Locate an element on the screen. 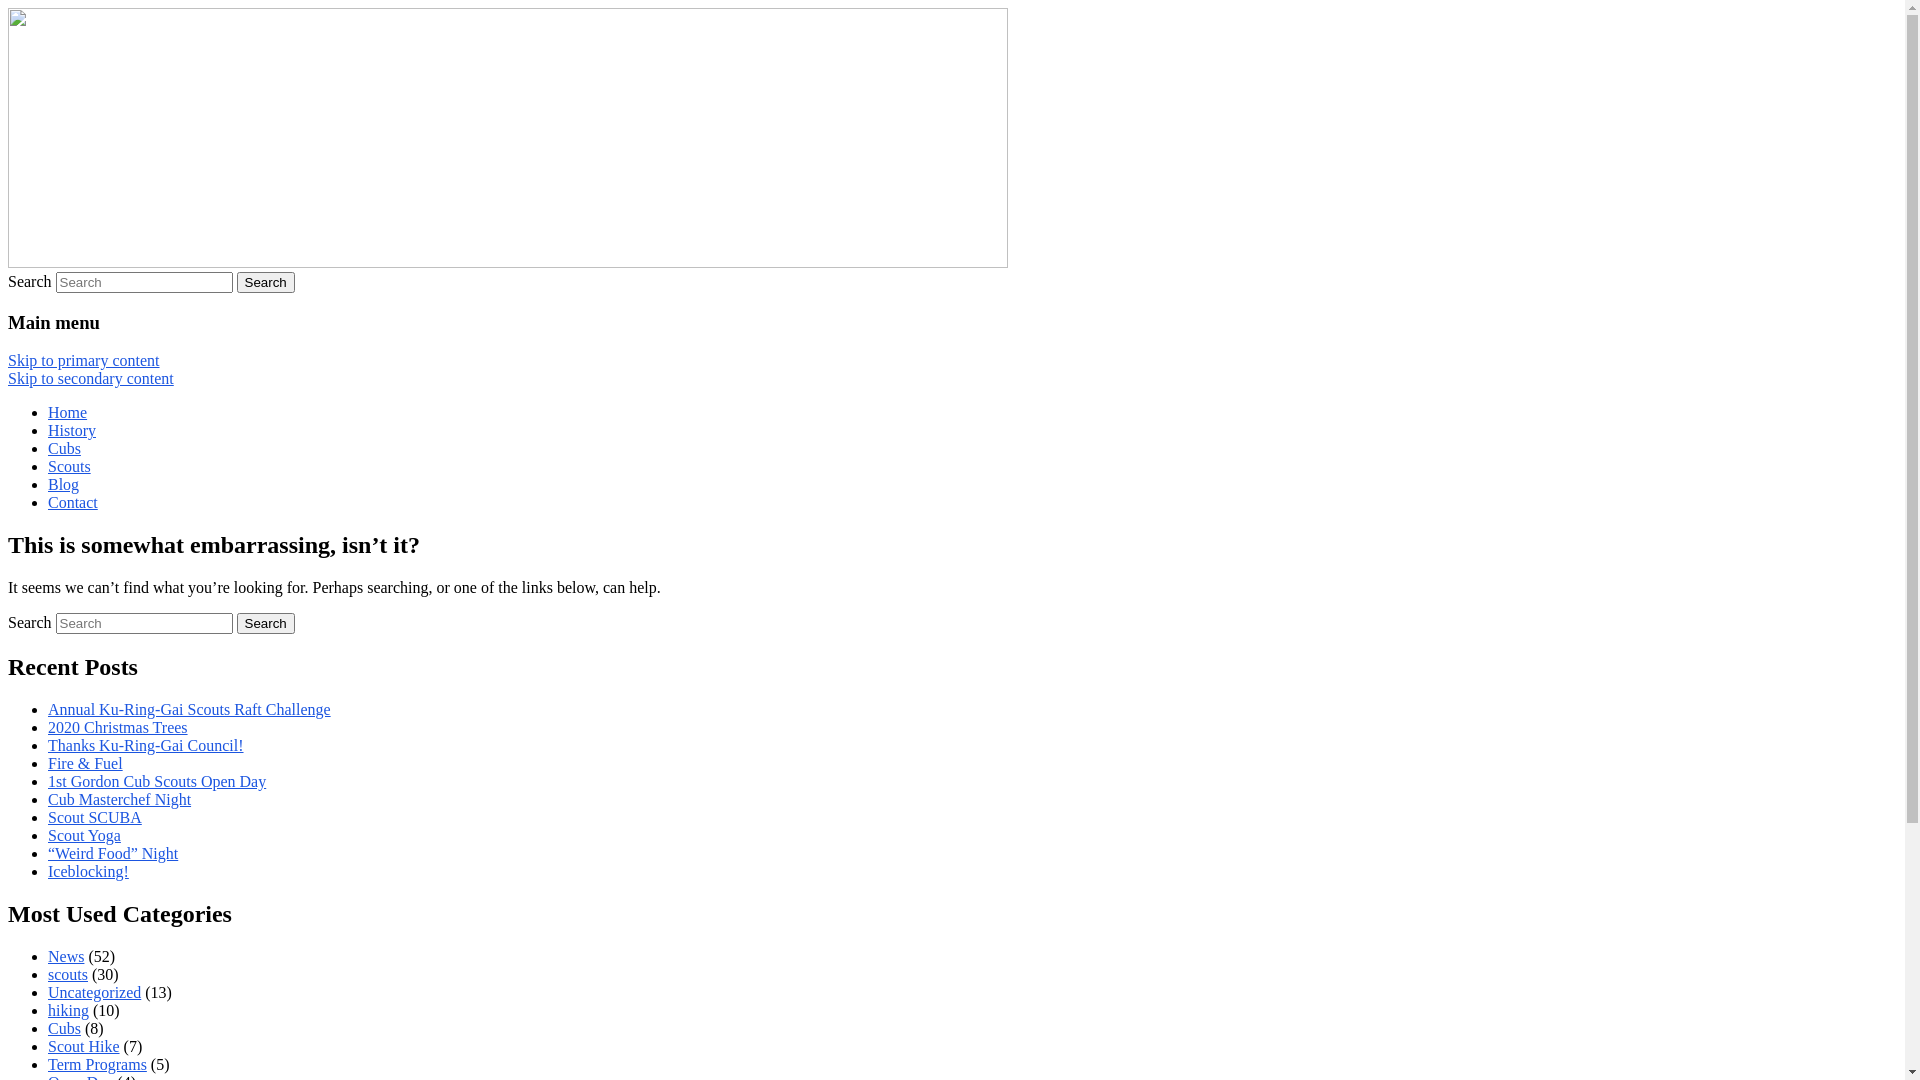  'Iceblocking!' is located at coordinates (87, 870).